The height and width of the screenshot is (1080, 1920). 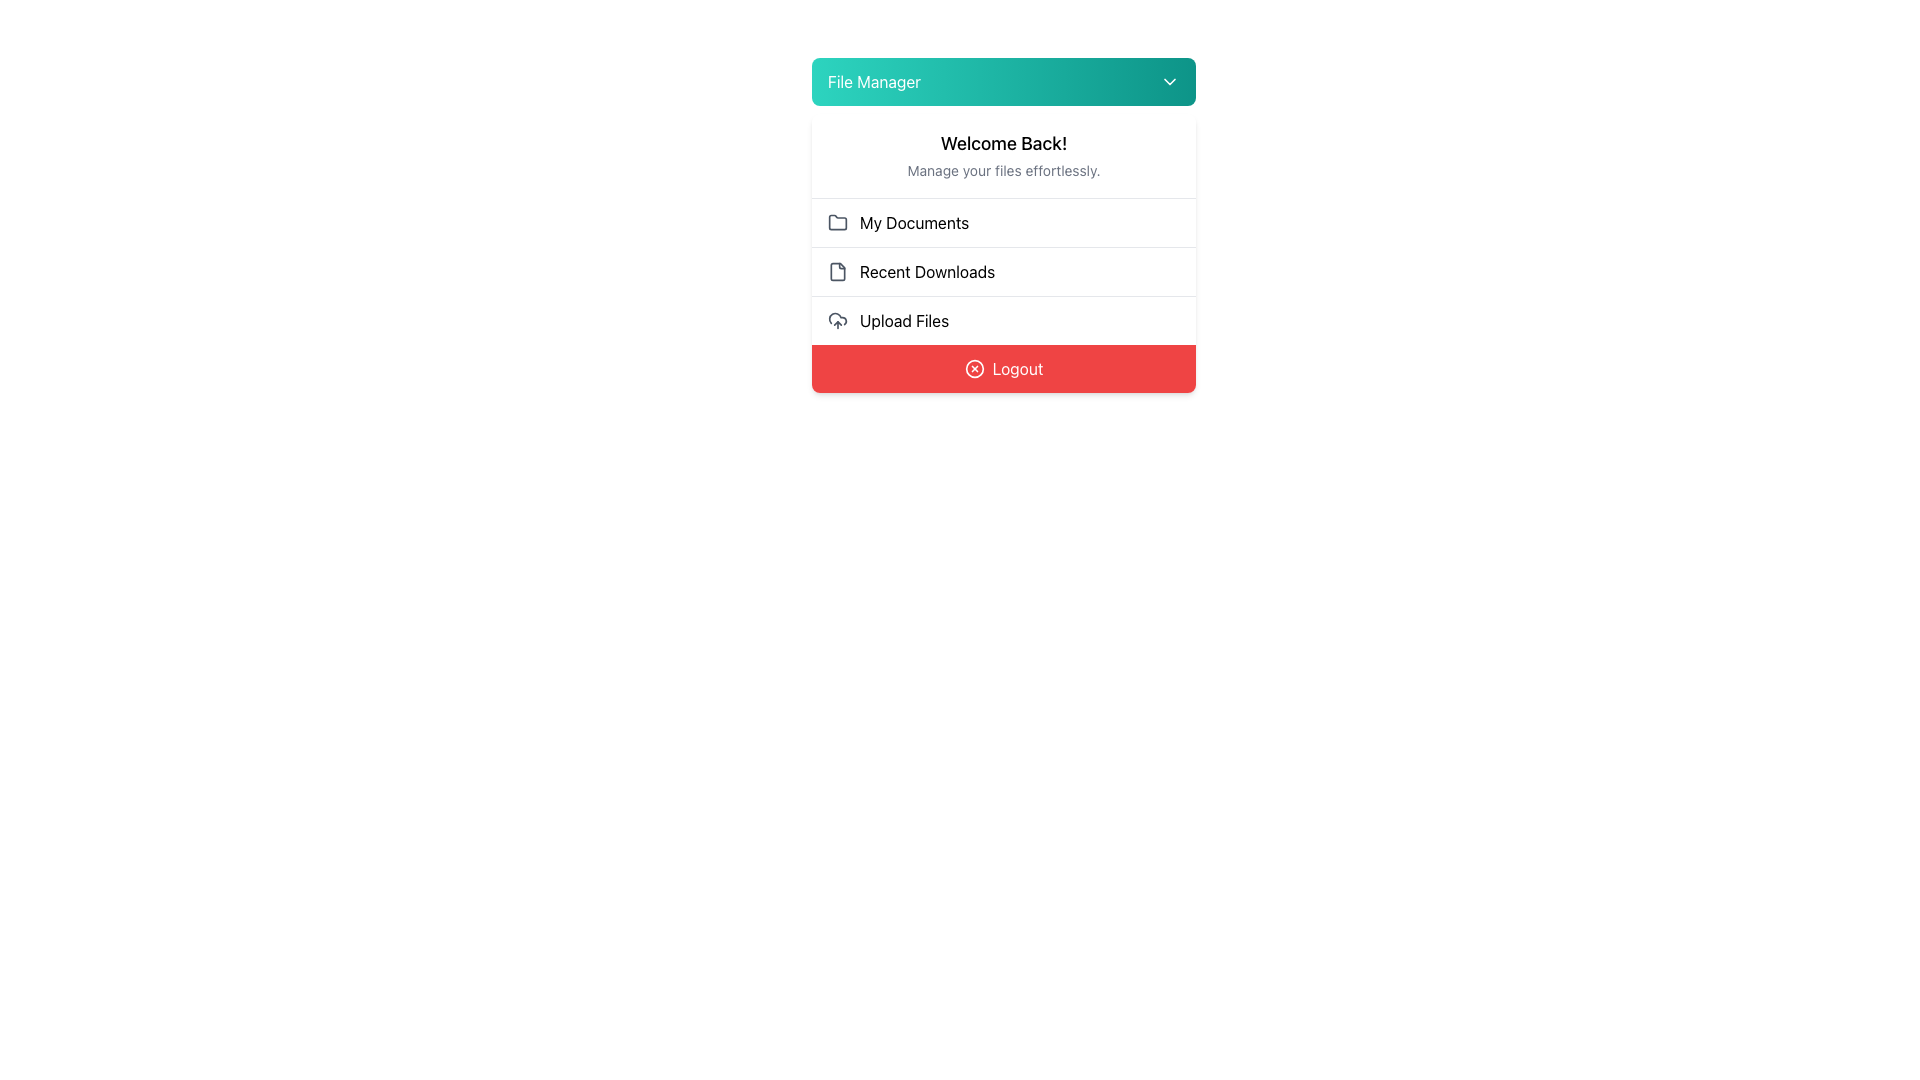 What do you see at coordinates (974, 369) in the screenshot?
I see `the logout icon located near the left side of the logout button at the bottom of the modal interface, which visually reinforces the logout action` at bounding box center [974, 369].